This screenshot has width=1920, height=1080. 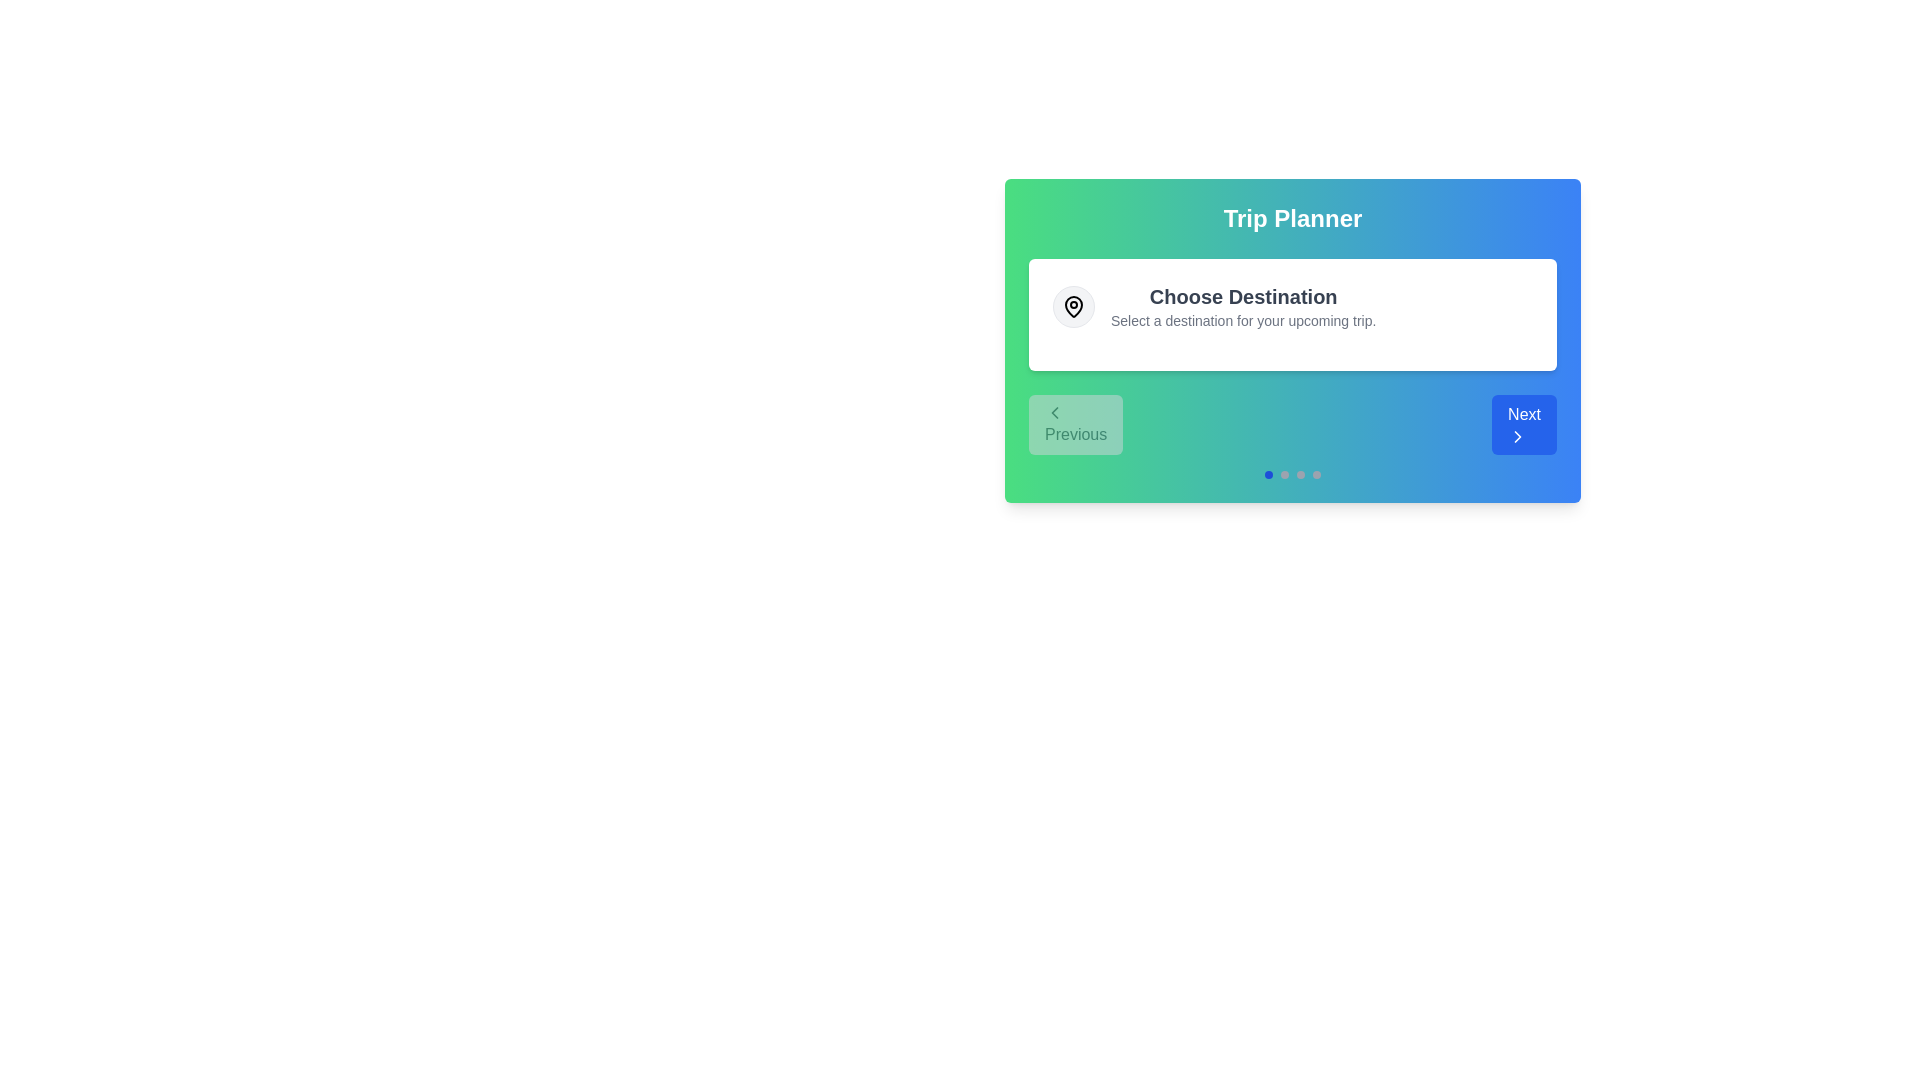 I want to click on the SVG map pin icon located in the top-left region of the 'Choose Destination' card, which features a circular pinhead and a pointed tail, so click(x=1073, y=307).